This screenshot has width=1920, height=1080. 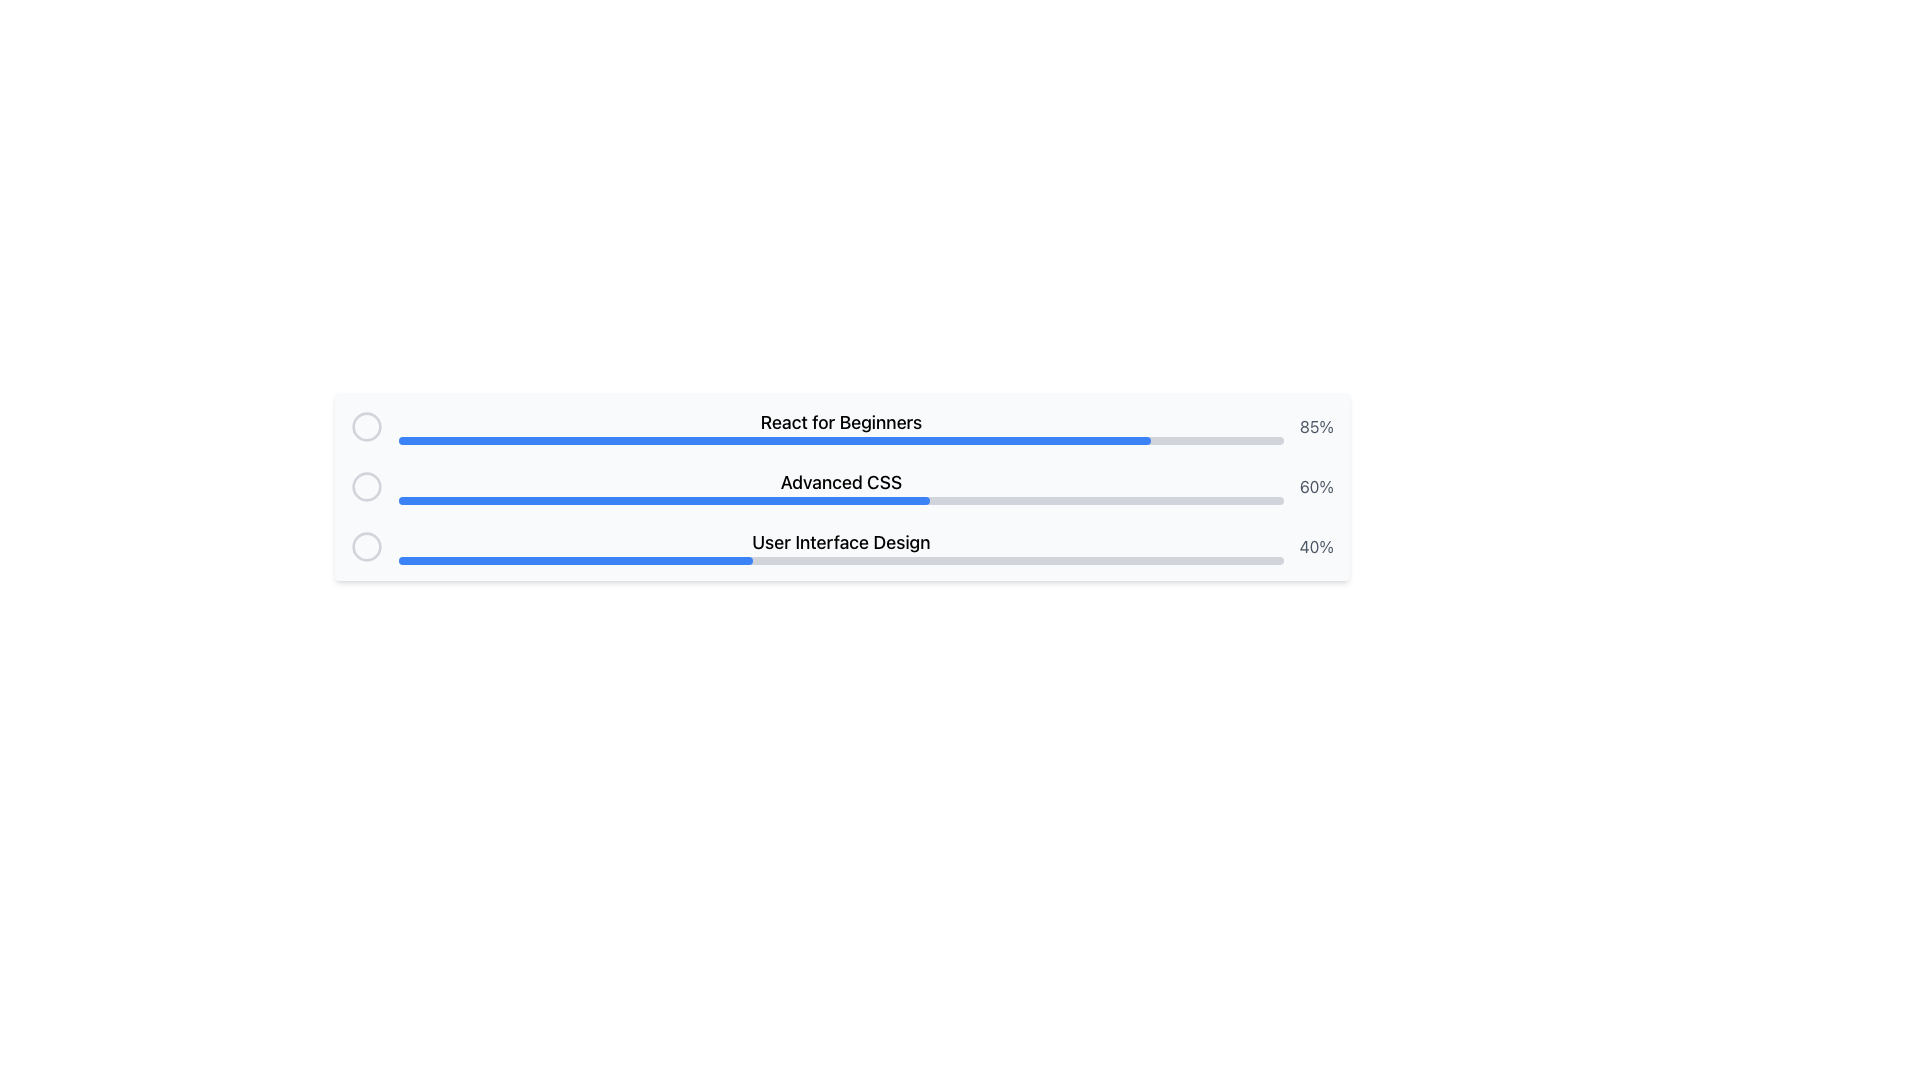 What do you see at coordinates (841, 439) in the screenshot?
I see `the progress bar representing the task 'React for Beginners', which is the first in a vertically stacked list of progress bars, located below its corresponding label` at bounding box center [841, 439].